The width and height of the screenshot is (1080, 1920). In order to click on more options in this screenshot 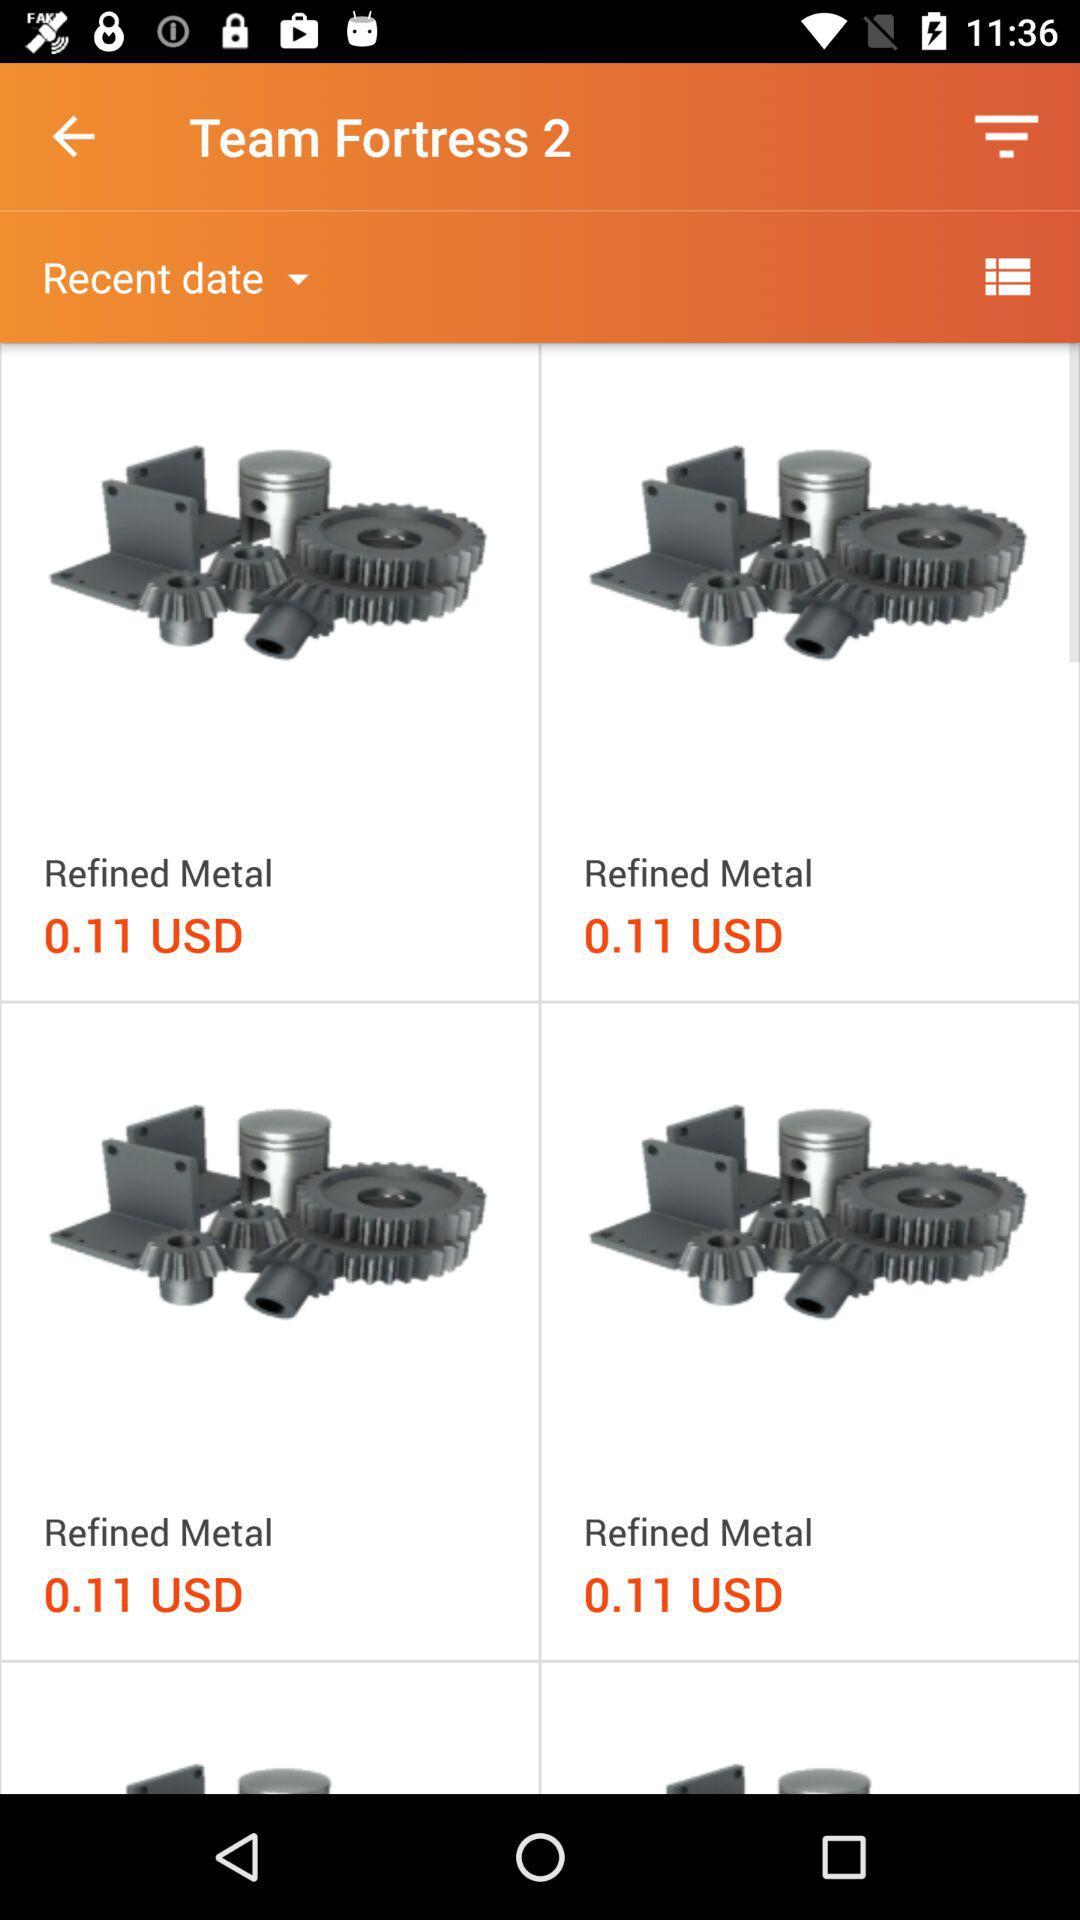, I will do `click(1006, 275)`.